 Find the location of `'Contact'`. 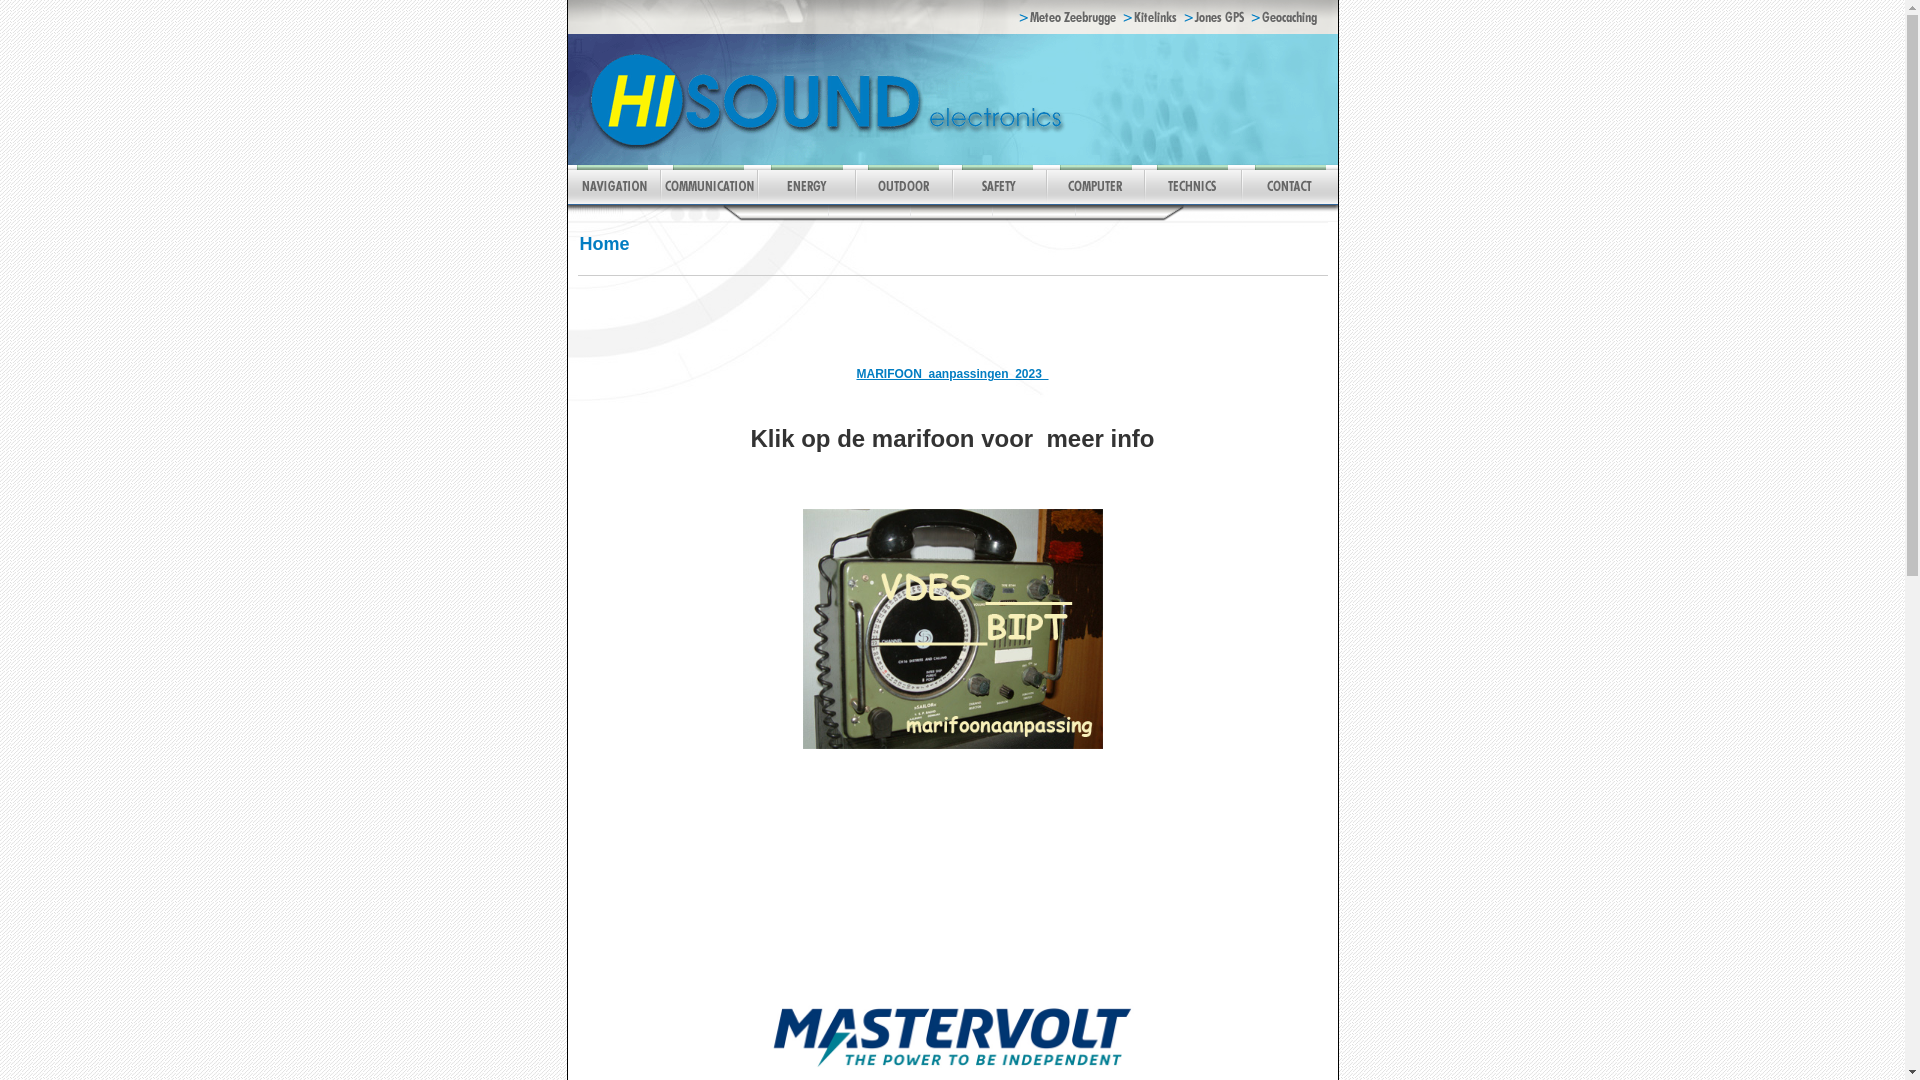

'Contact' is located at coordinates (1288, 200).